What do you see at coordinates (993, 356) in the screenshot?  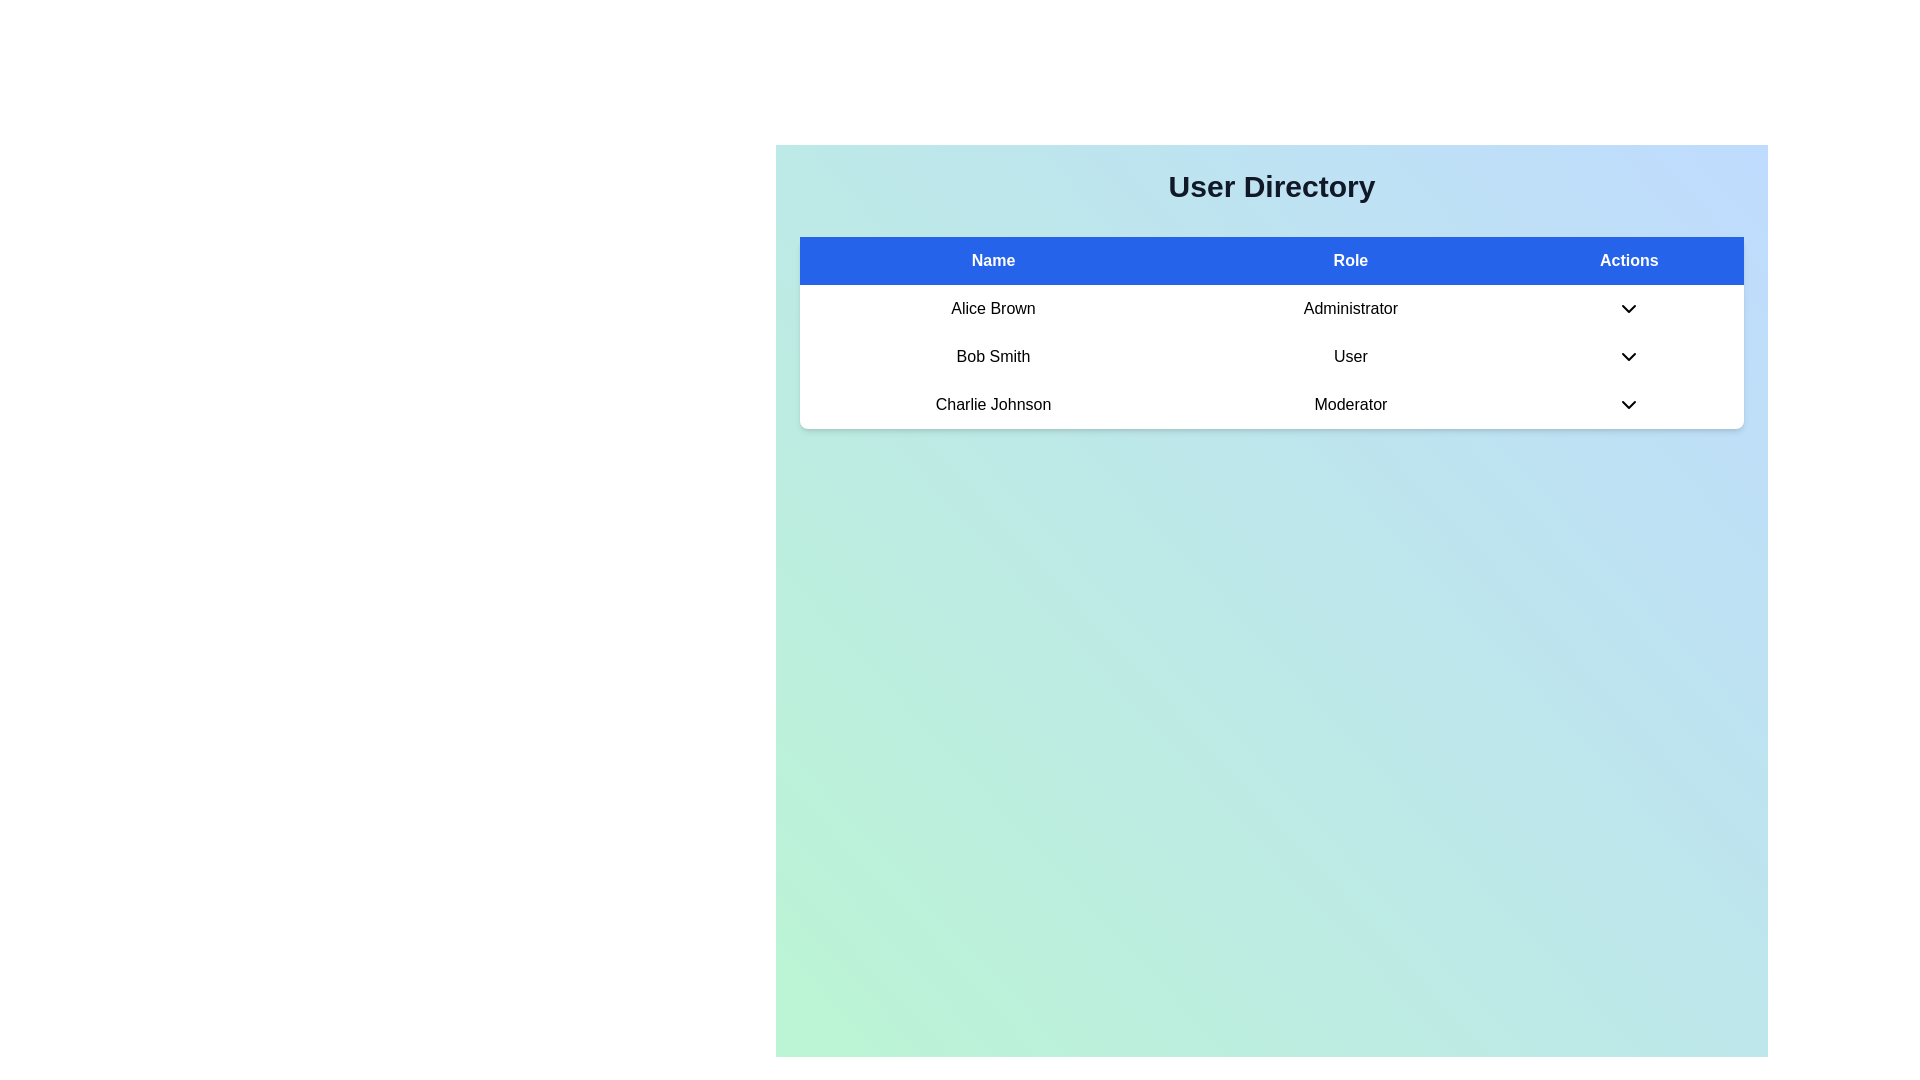 I see `the text label displaying the name 'Bob Smith' in the user directory, located in the second row of the table under the 'Name' column` at bounding box center [993, 356].